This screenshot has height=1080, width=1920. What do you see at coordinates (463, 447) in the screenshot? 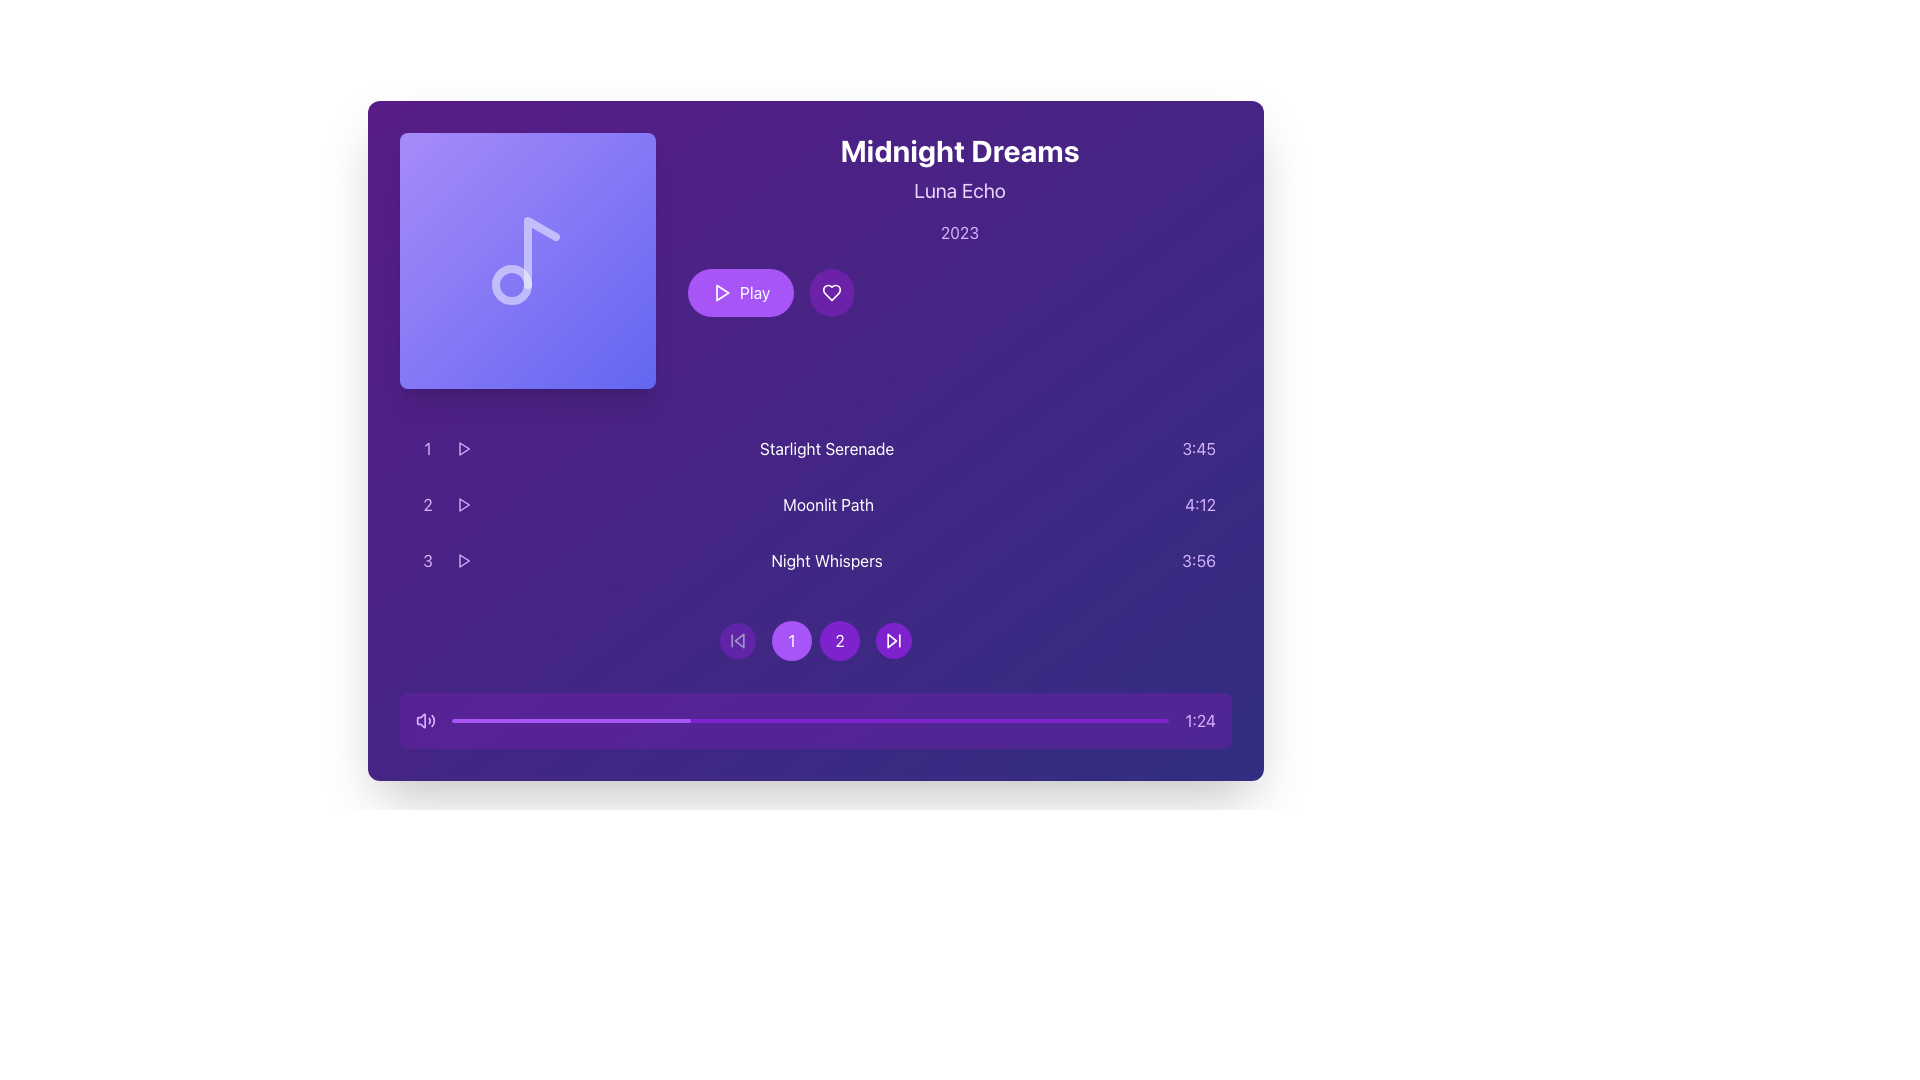
I see `the triangular purple play icon located in the first list item next to the numeral '1' and above the song title 'Starlight Serenade' for additional options` at bounding box center [463, 447].